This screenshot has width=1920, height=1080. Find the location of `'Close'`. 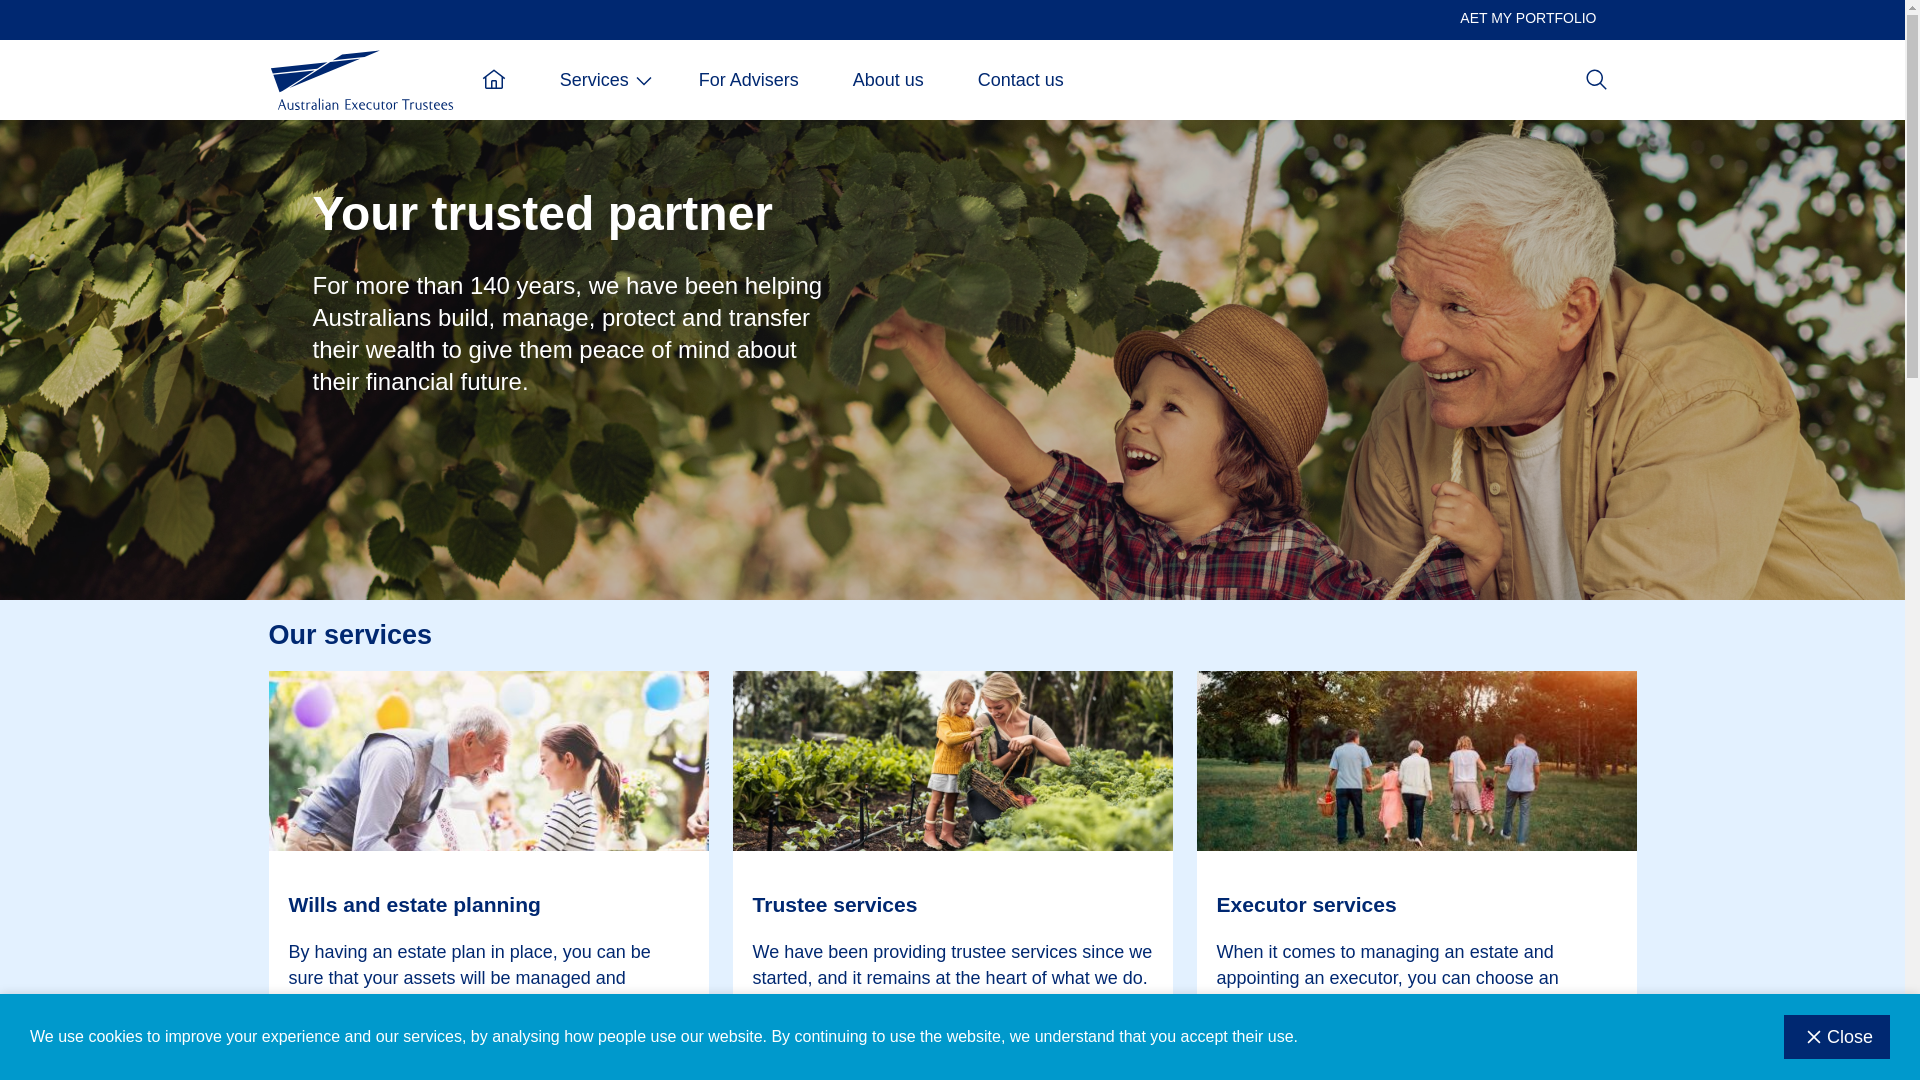

'Close' is located at coordinates (1784, 1036).